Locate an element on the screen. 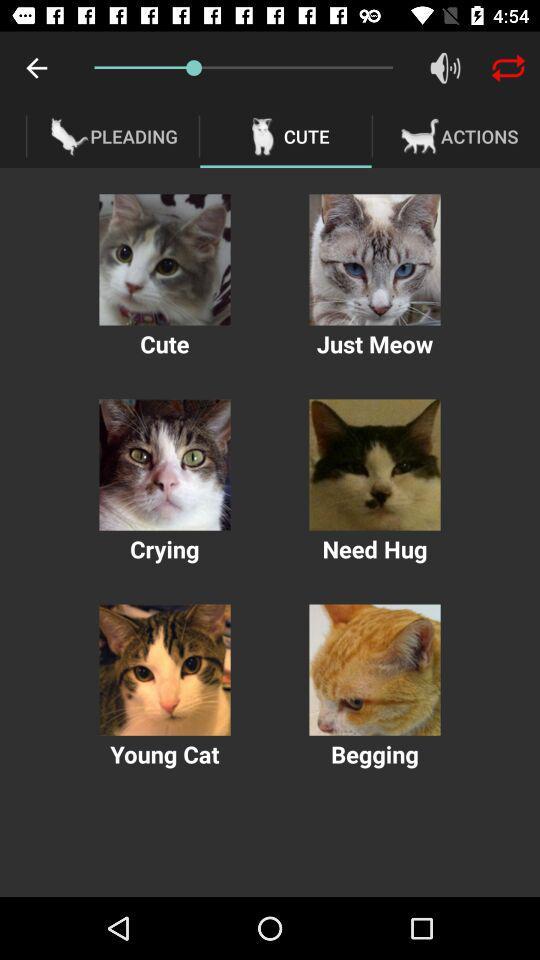 The width and height of the screenshot is (540, 960). action is located at coordinates (374, 465).